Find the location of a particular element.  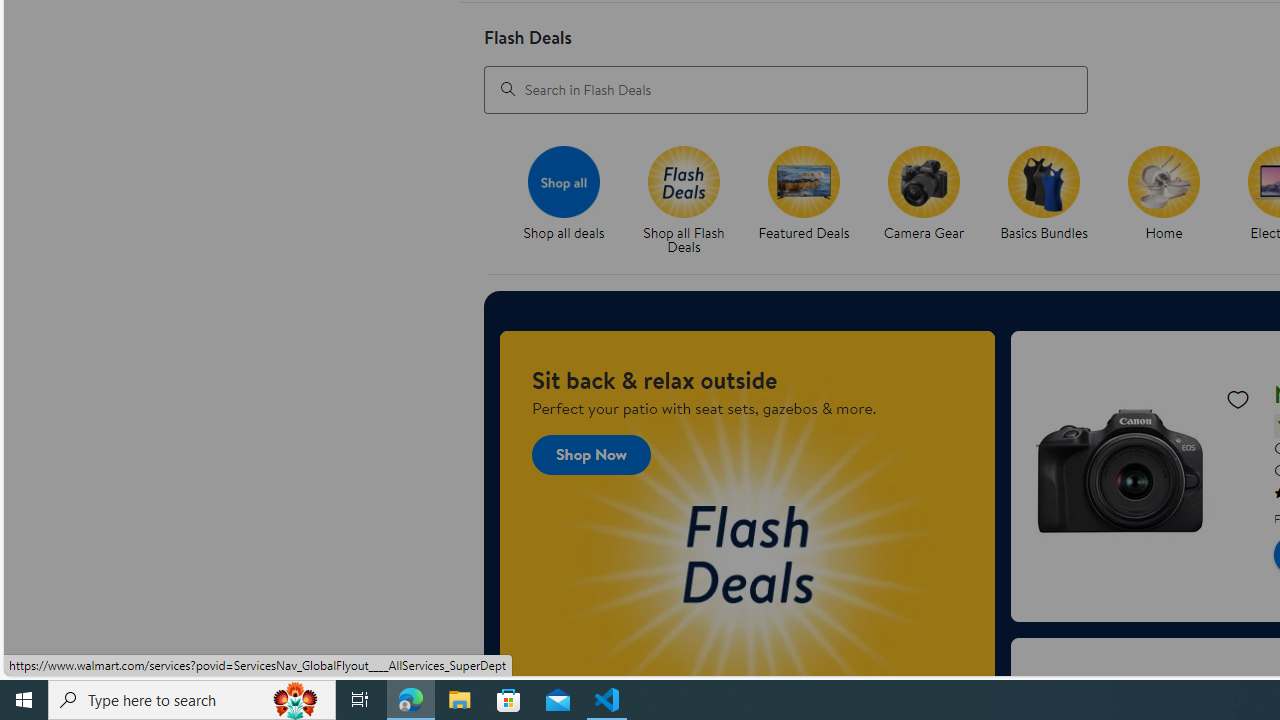

'Flash Deals' is located at coordinates (683, 181).